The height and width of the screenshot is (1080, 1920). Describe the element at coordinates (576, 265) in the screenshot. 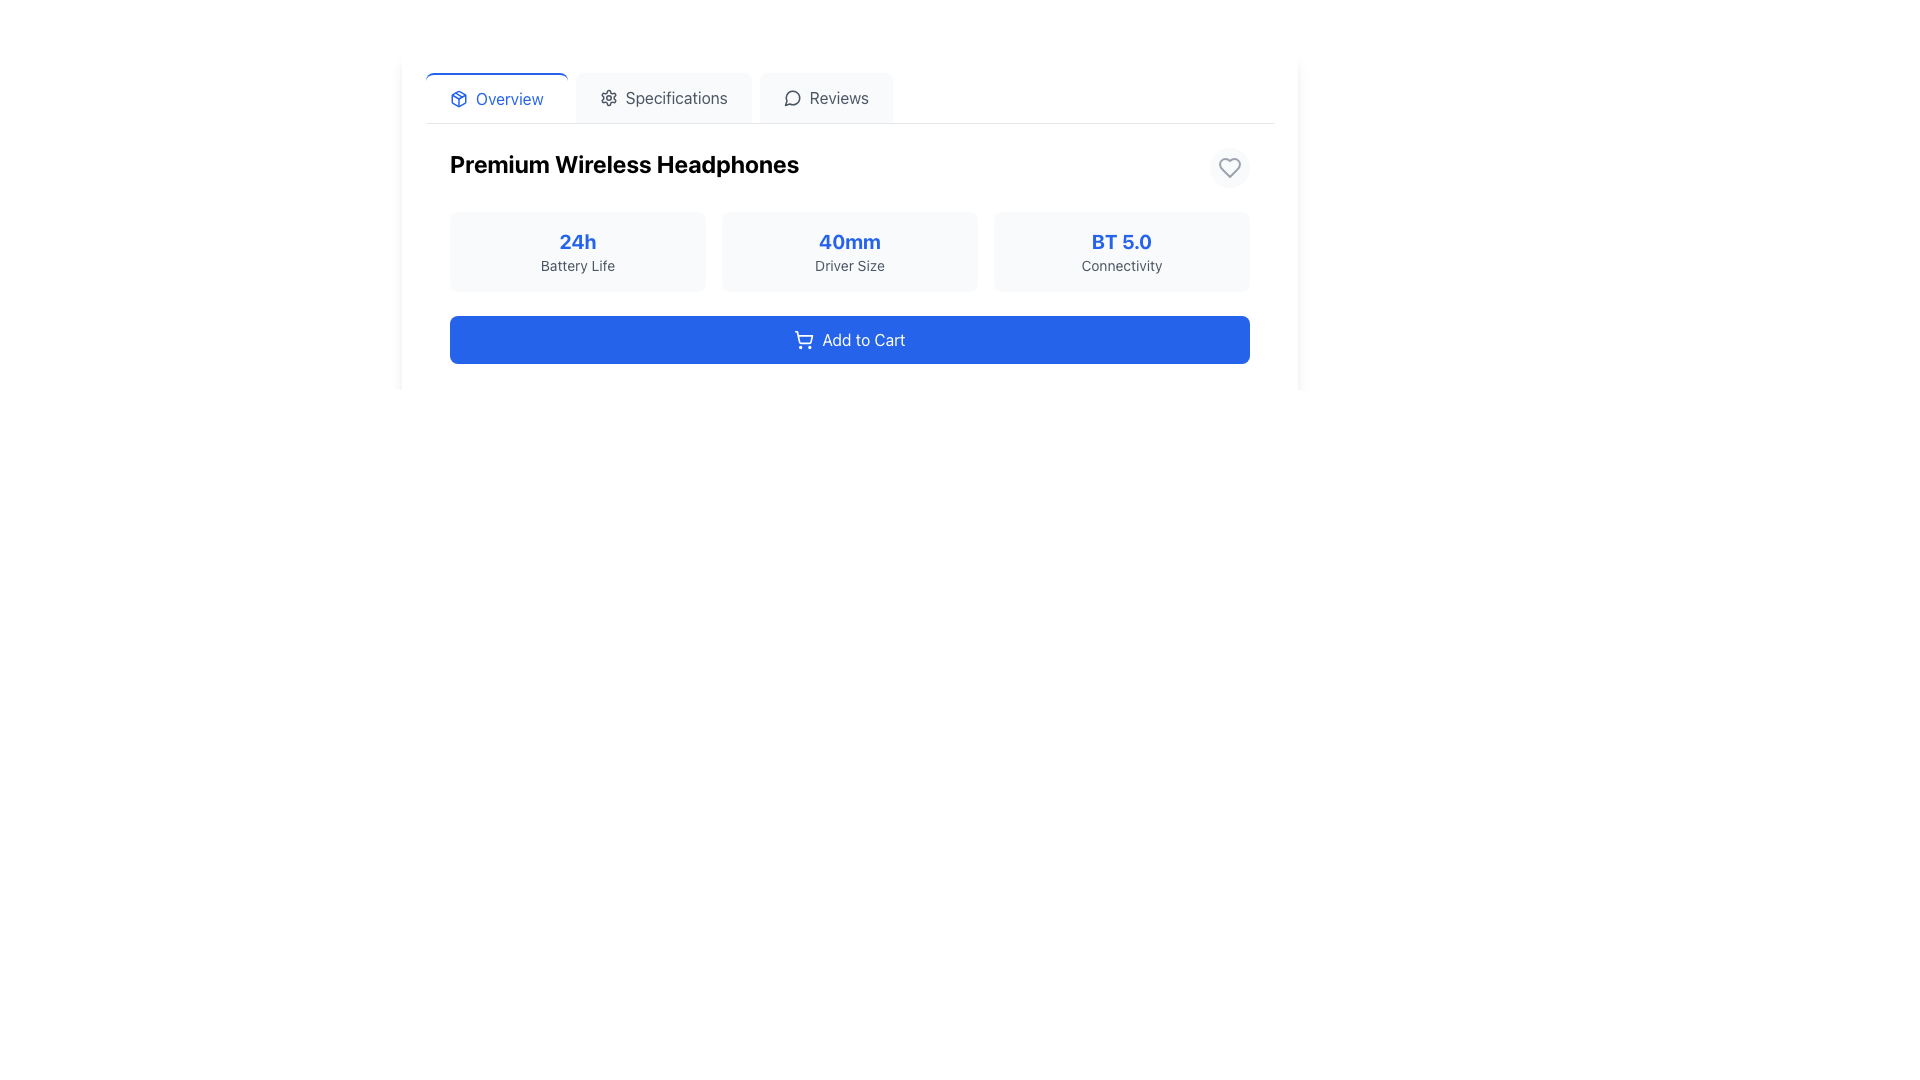

I see `the 'Battery Life' text label, which is styled in a small-sized gray font and located below the '24h' text in the leftmost card under 'Premium Wireless Headphones'` at that location.